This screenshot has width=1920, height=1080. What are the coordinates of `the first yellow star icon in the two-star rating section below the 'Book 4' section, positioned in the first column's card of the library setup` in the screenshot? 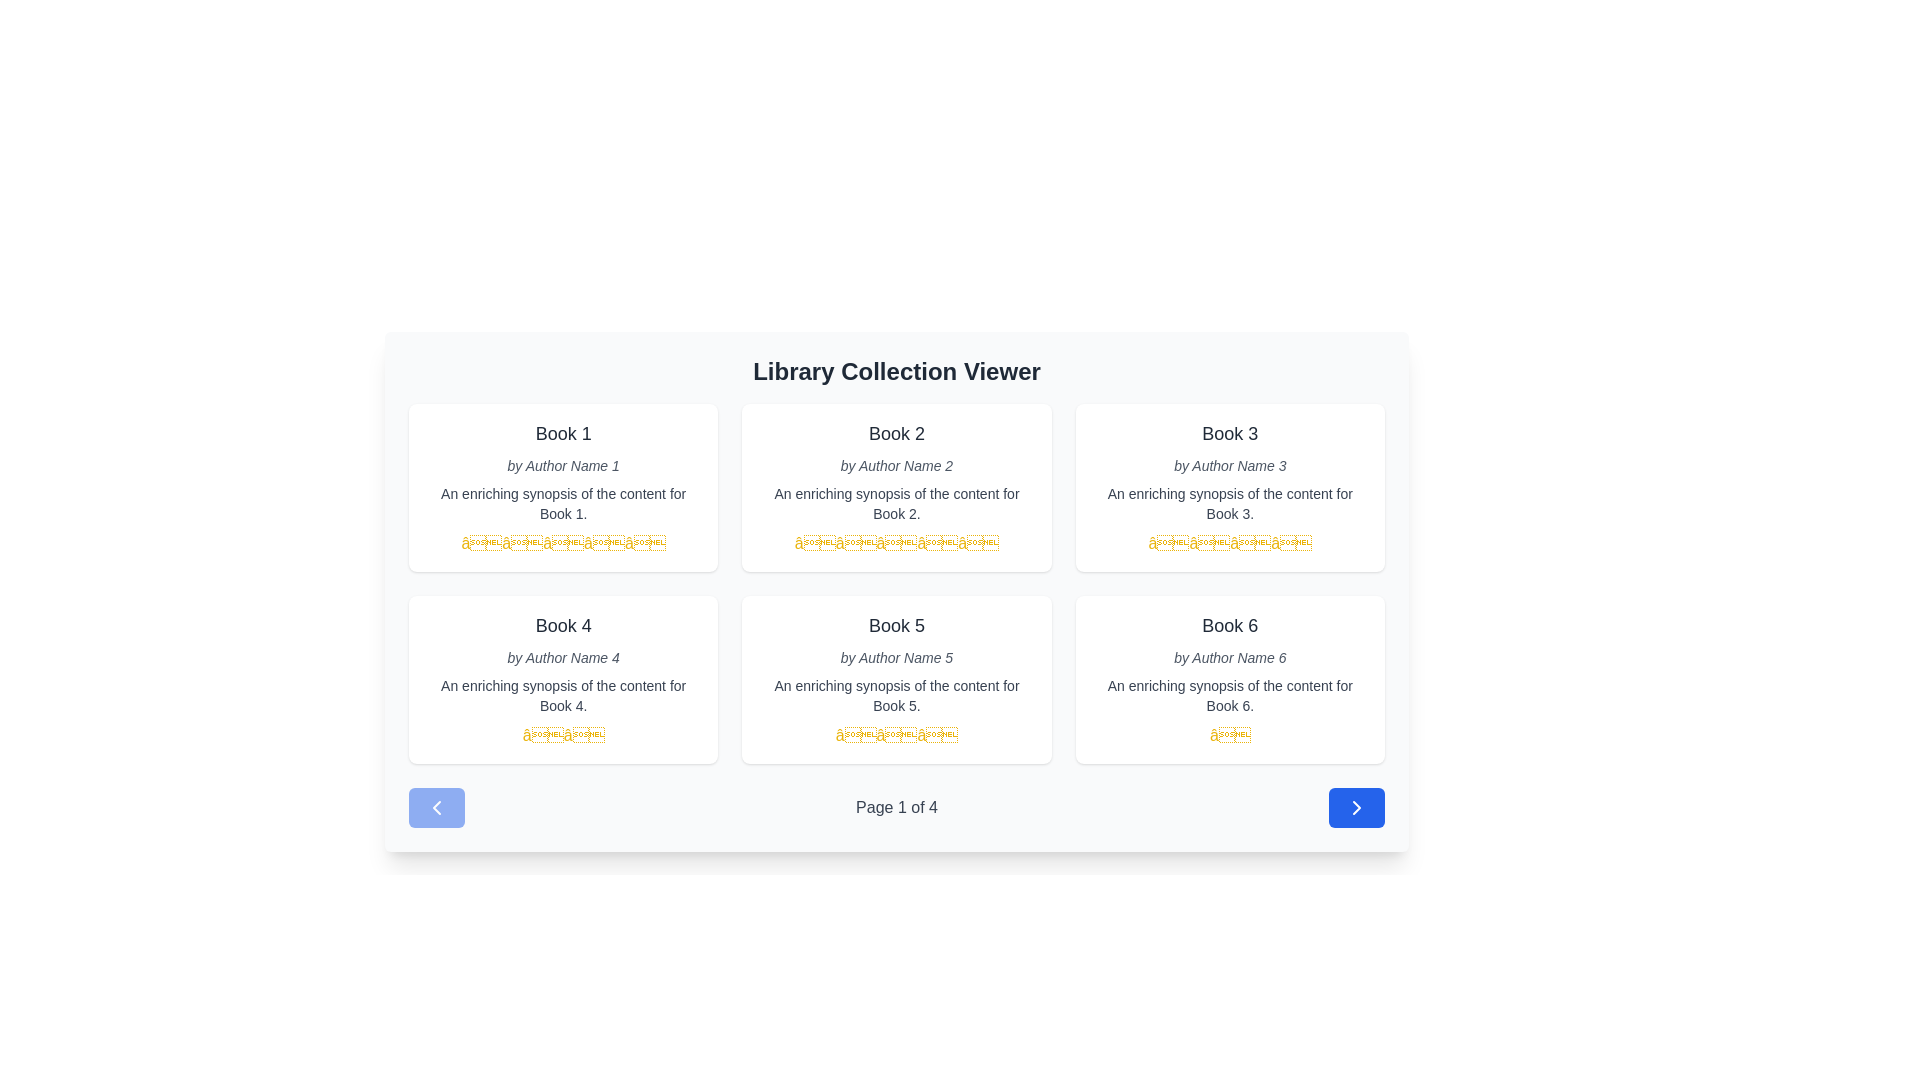 It's located at (543, 735).